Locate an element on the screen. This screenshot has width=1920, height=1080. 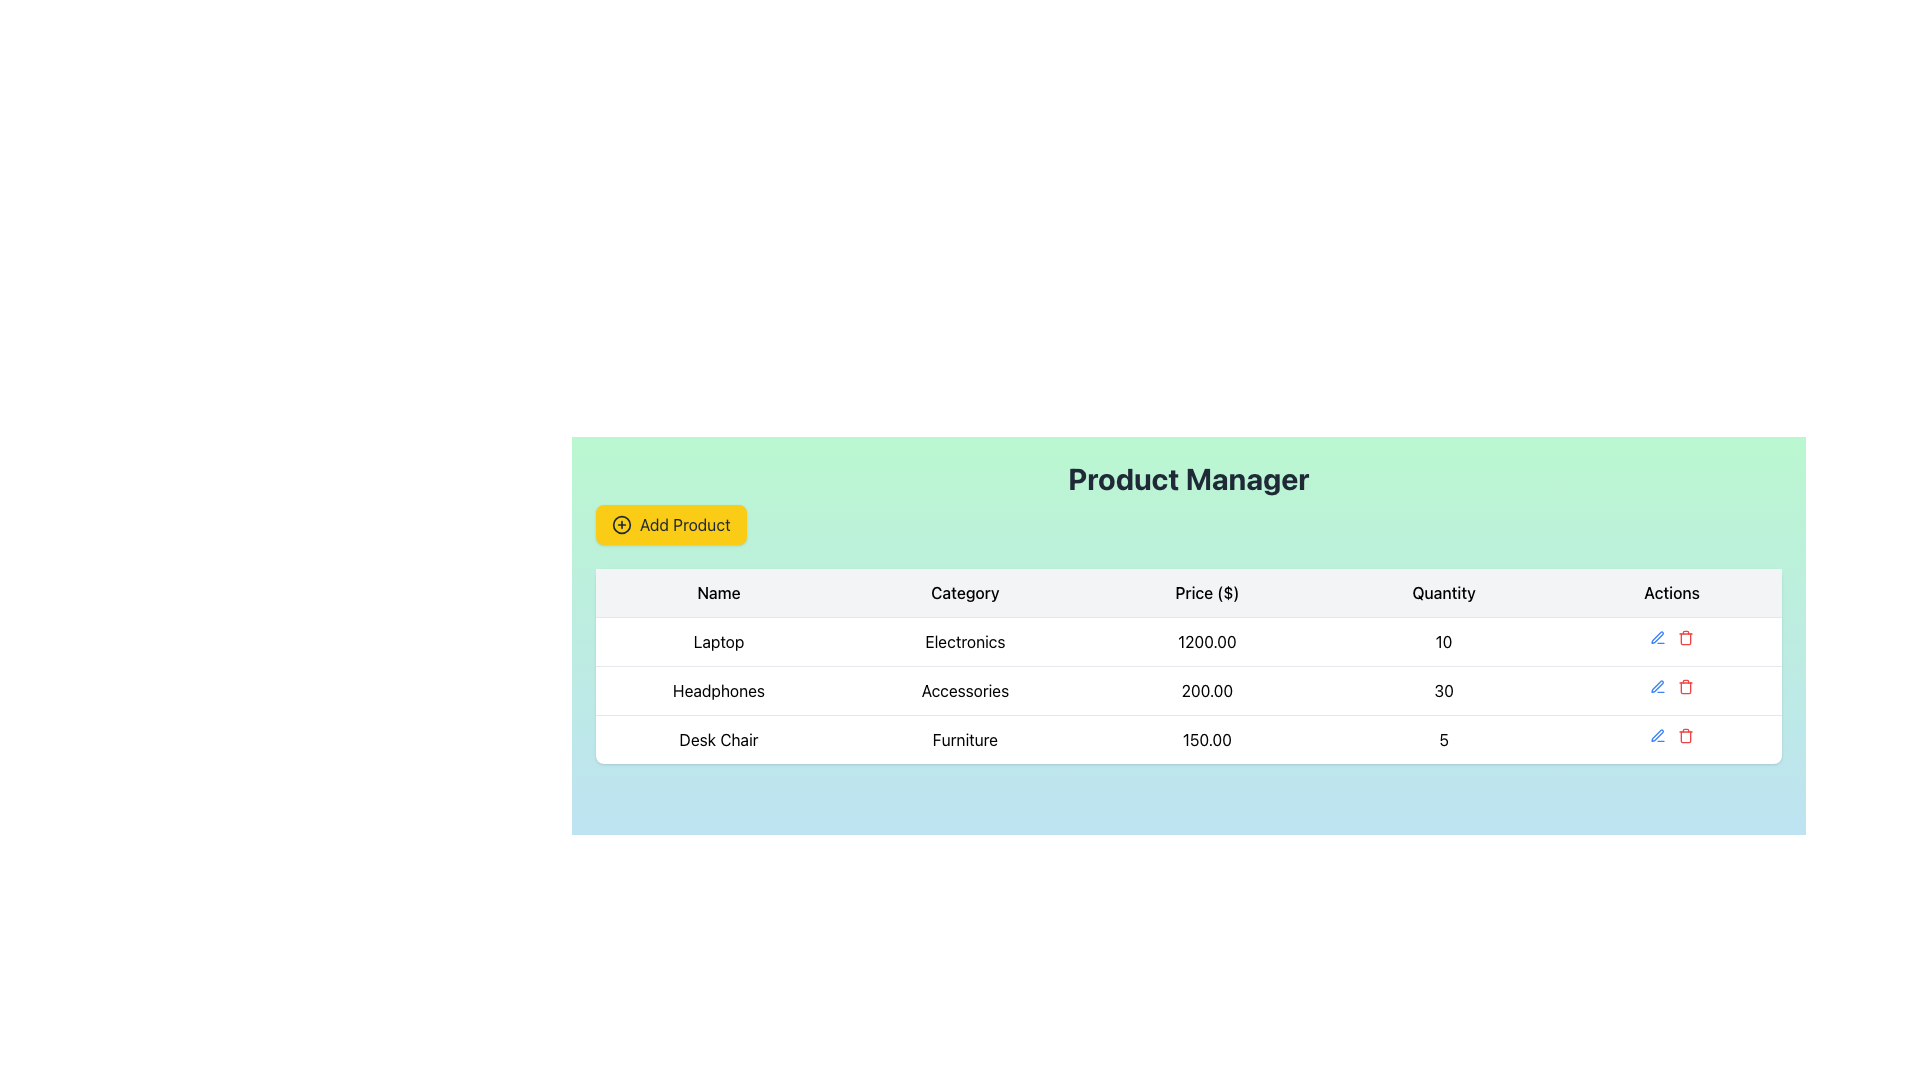
the Icon button in the Actions column of the second row to observe the color change is located at coordinates (1658, 637).